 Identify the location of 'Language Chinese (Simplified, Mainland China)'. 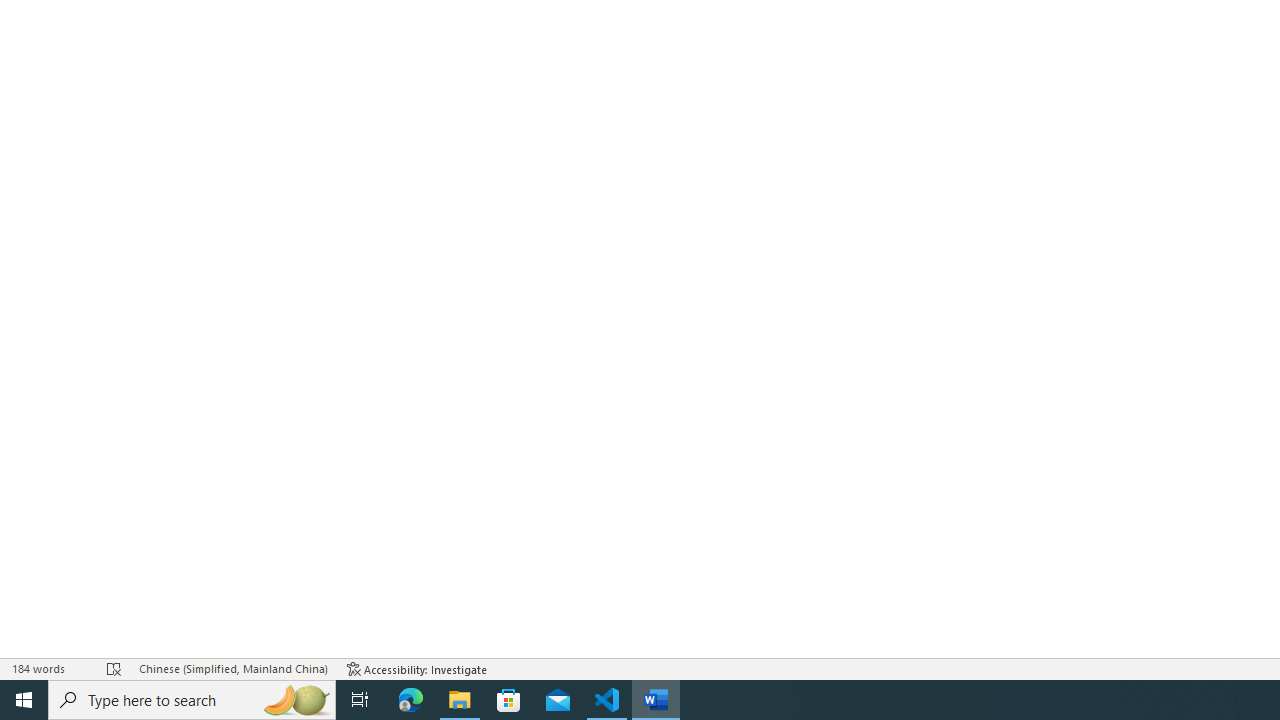
(232, 669).